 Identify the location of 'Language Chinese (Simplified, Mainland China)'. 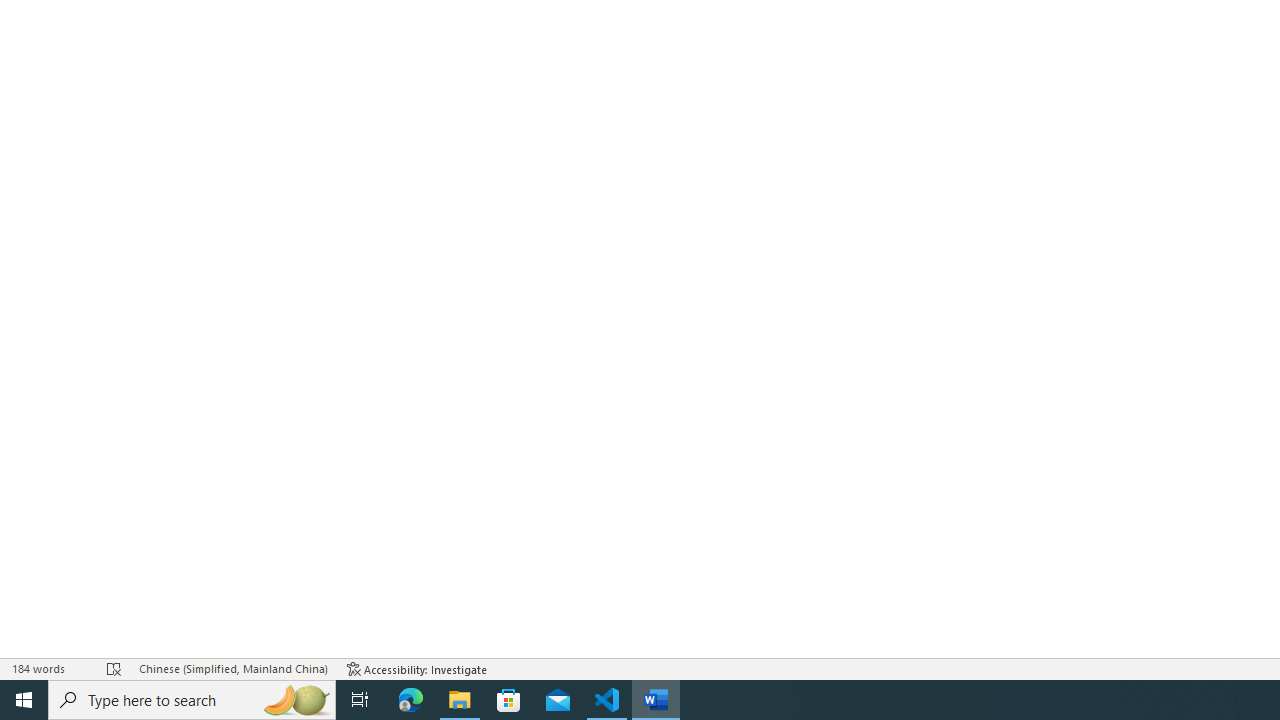
(232, 669).